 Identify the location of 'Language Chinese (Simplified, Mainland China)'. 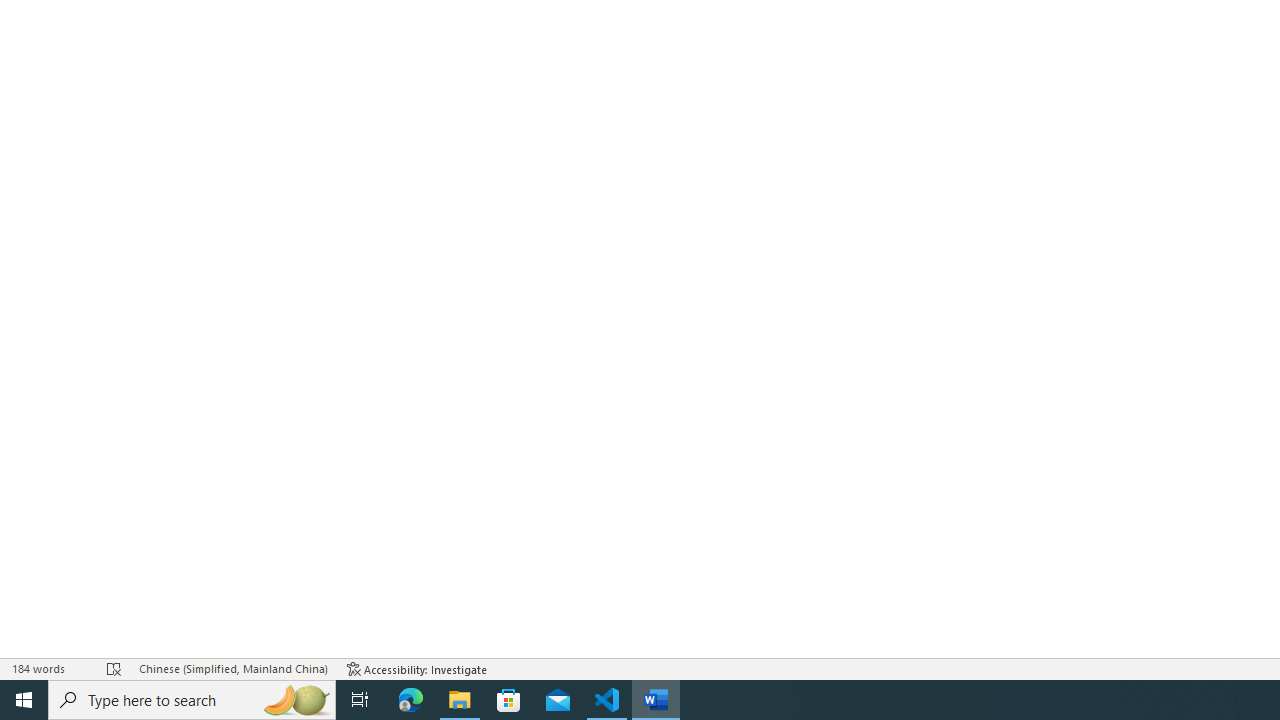
(232, 669).